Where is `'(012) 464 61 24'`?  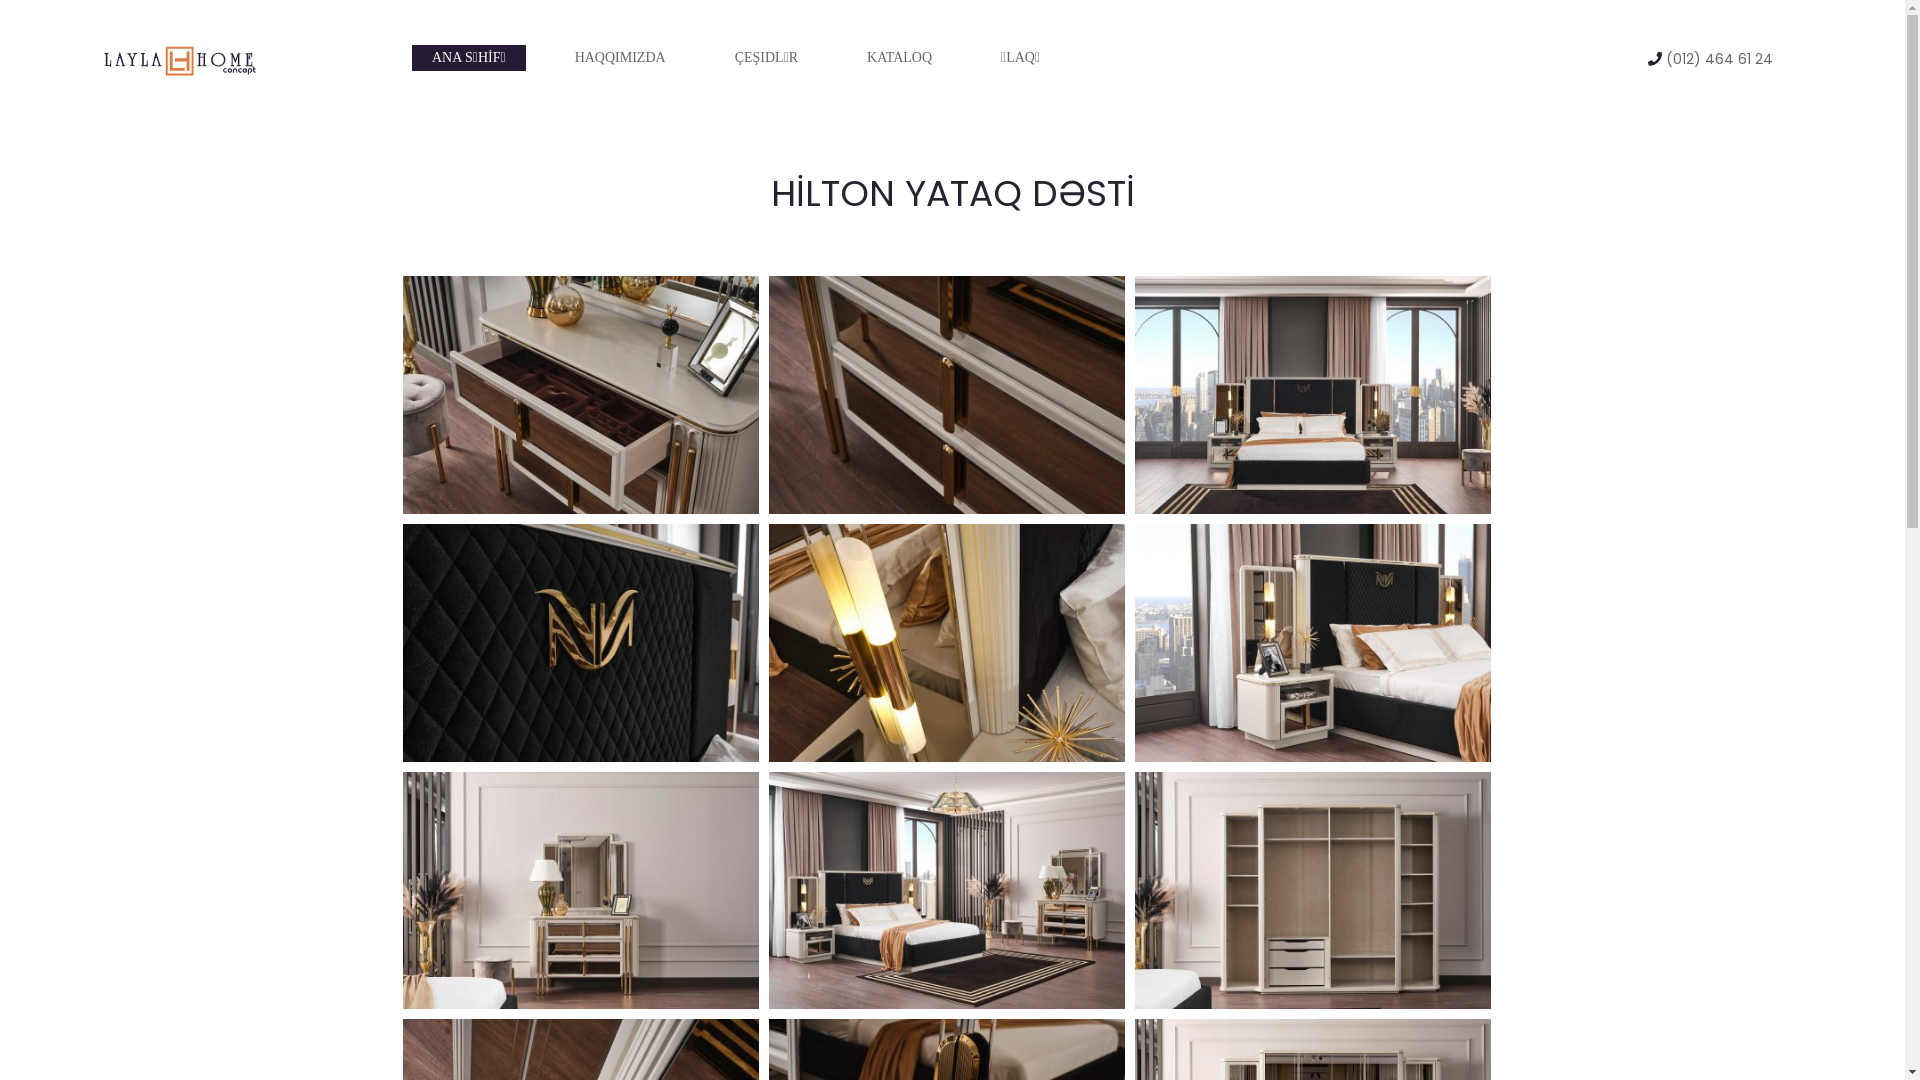 '(012) 464 61 24' is located at coordinates (1718, 58).